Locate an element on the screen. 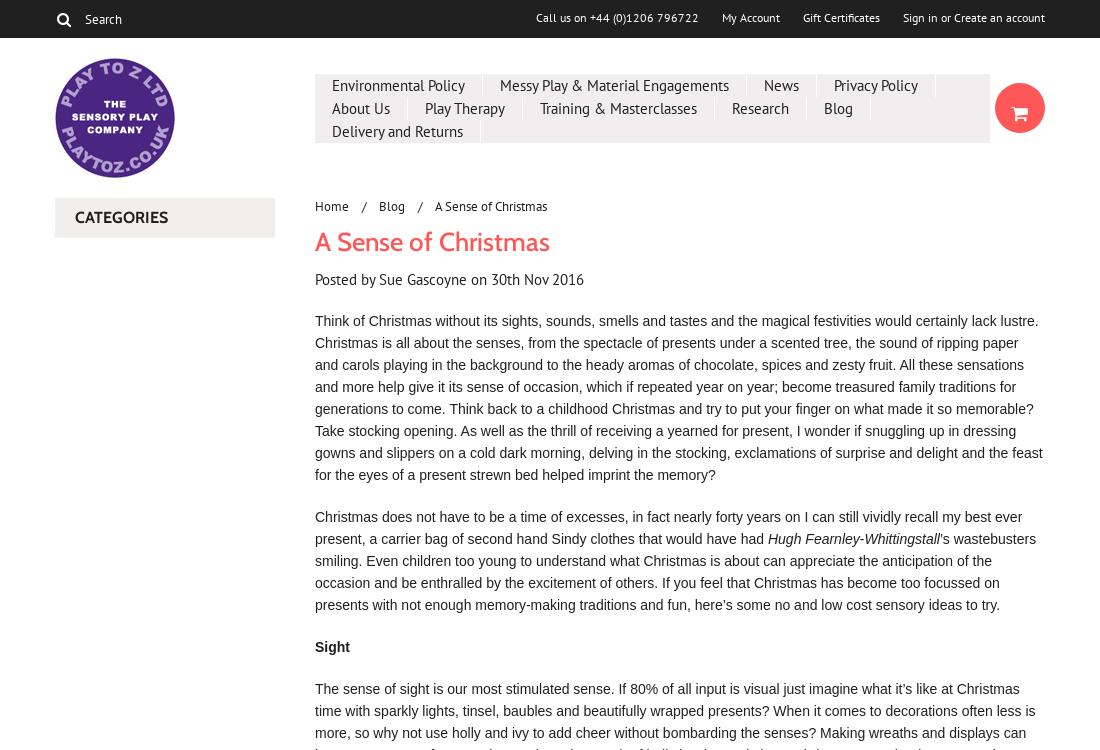 The width and height of the screenshot is (1100, 750). '’s
wastebusters smiling. Even children too young to understand what Christmas is
about can appreciate the anticipation of the occasion and be enthralled by the
excitement of others. If you feel that Christmas has become too focussed on
presents with not enough memory-making traditions and fun, here’s some no and
low cost sensory ideas to try.' is located at coordinates (314, 571).